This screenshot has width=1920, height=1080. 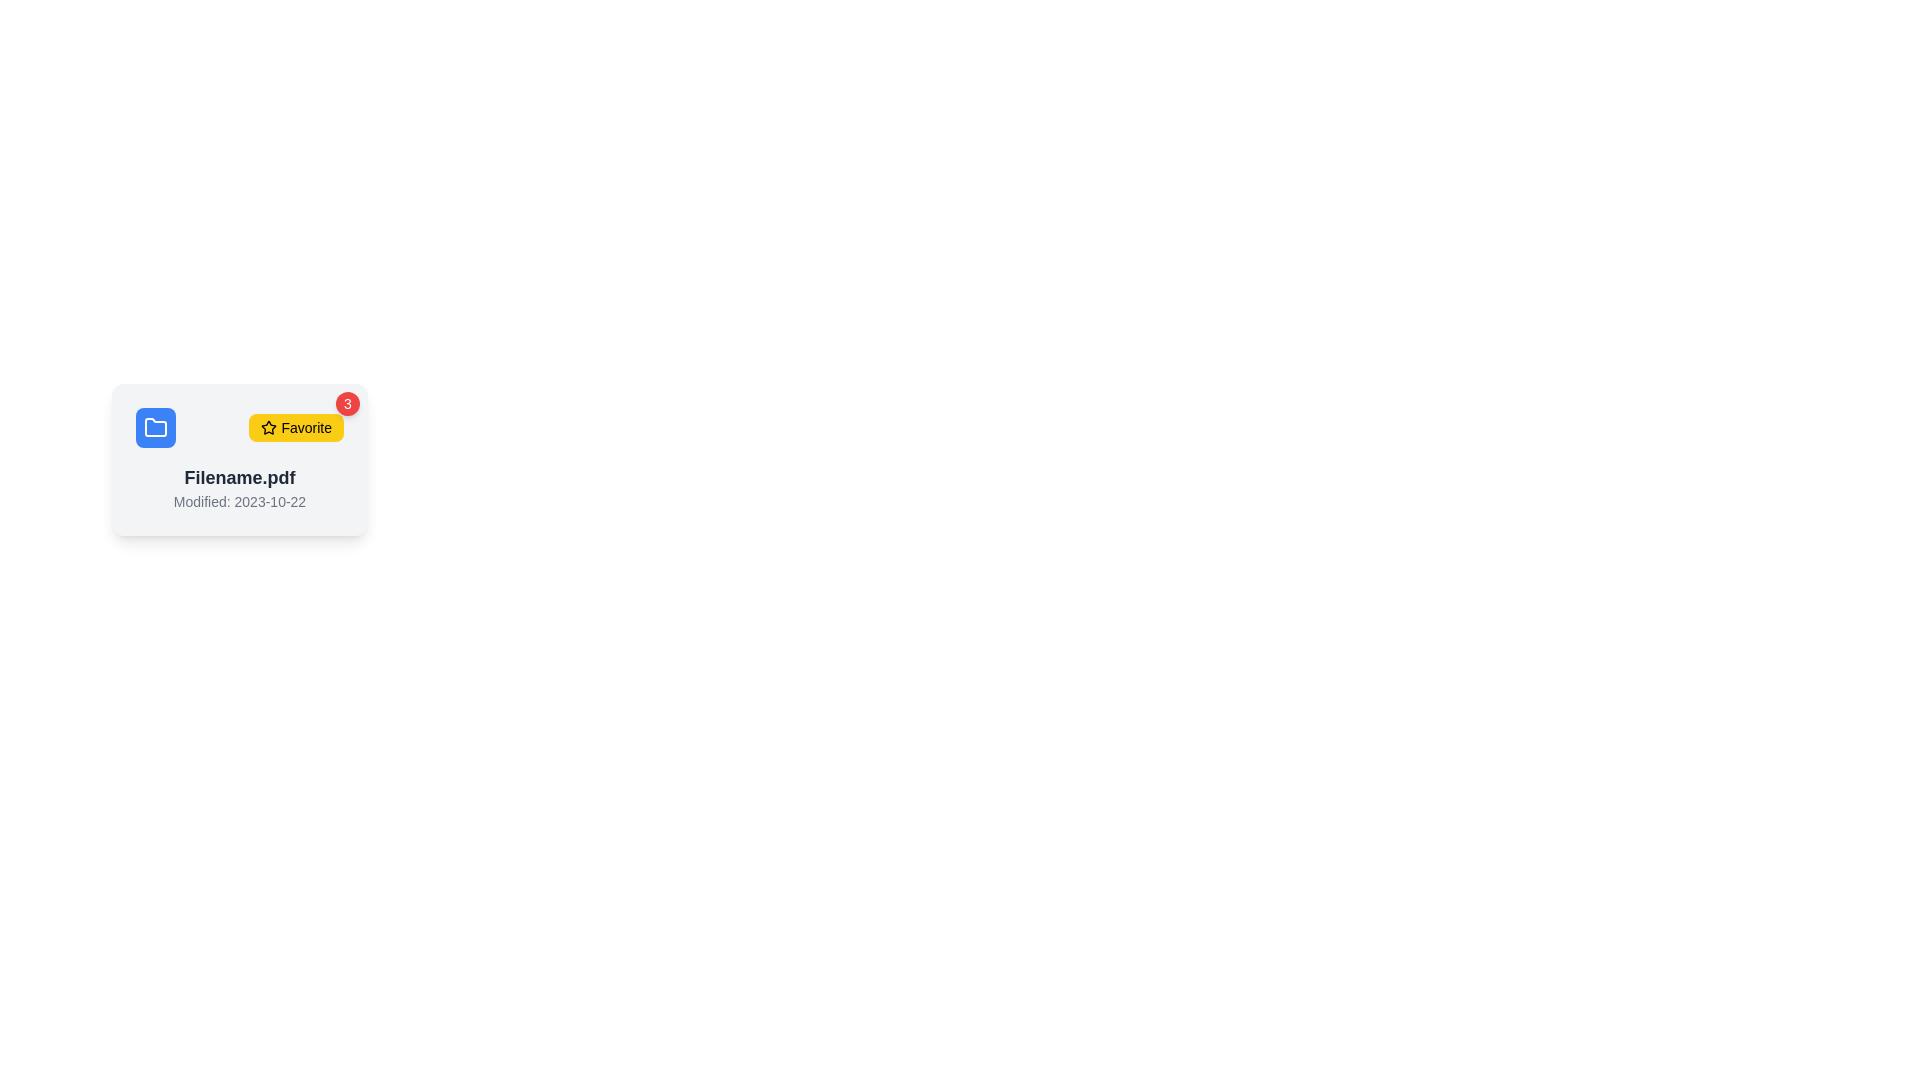 I want to click on the graphical folder icon with a blue fill located in the top-left section of the file metadata card, so click(x=155, y=426).